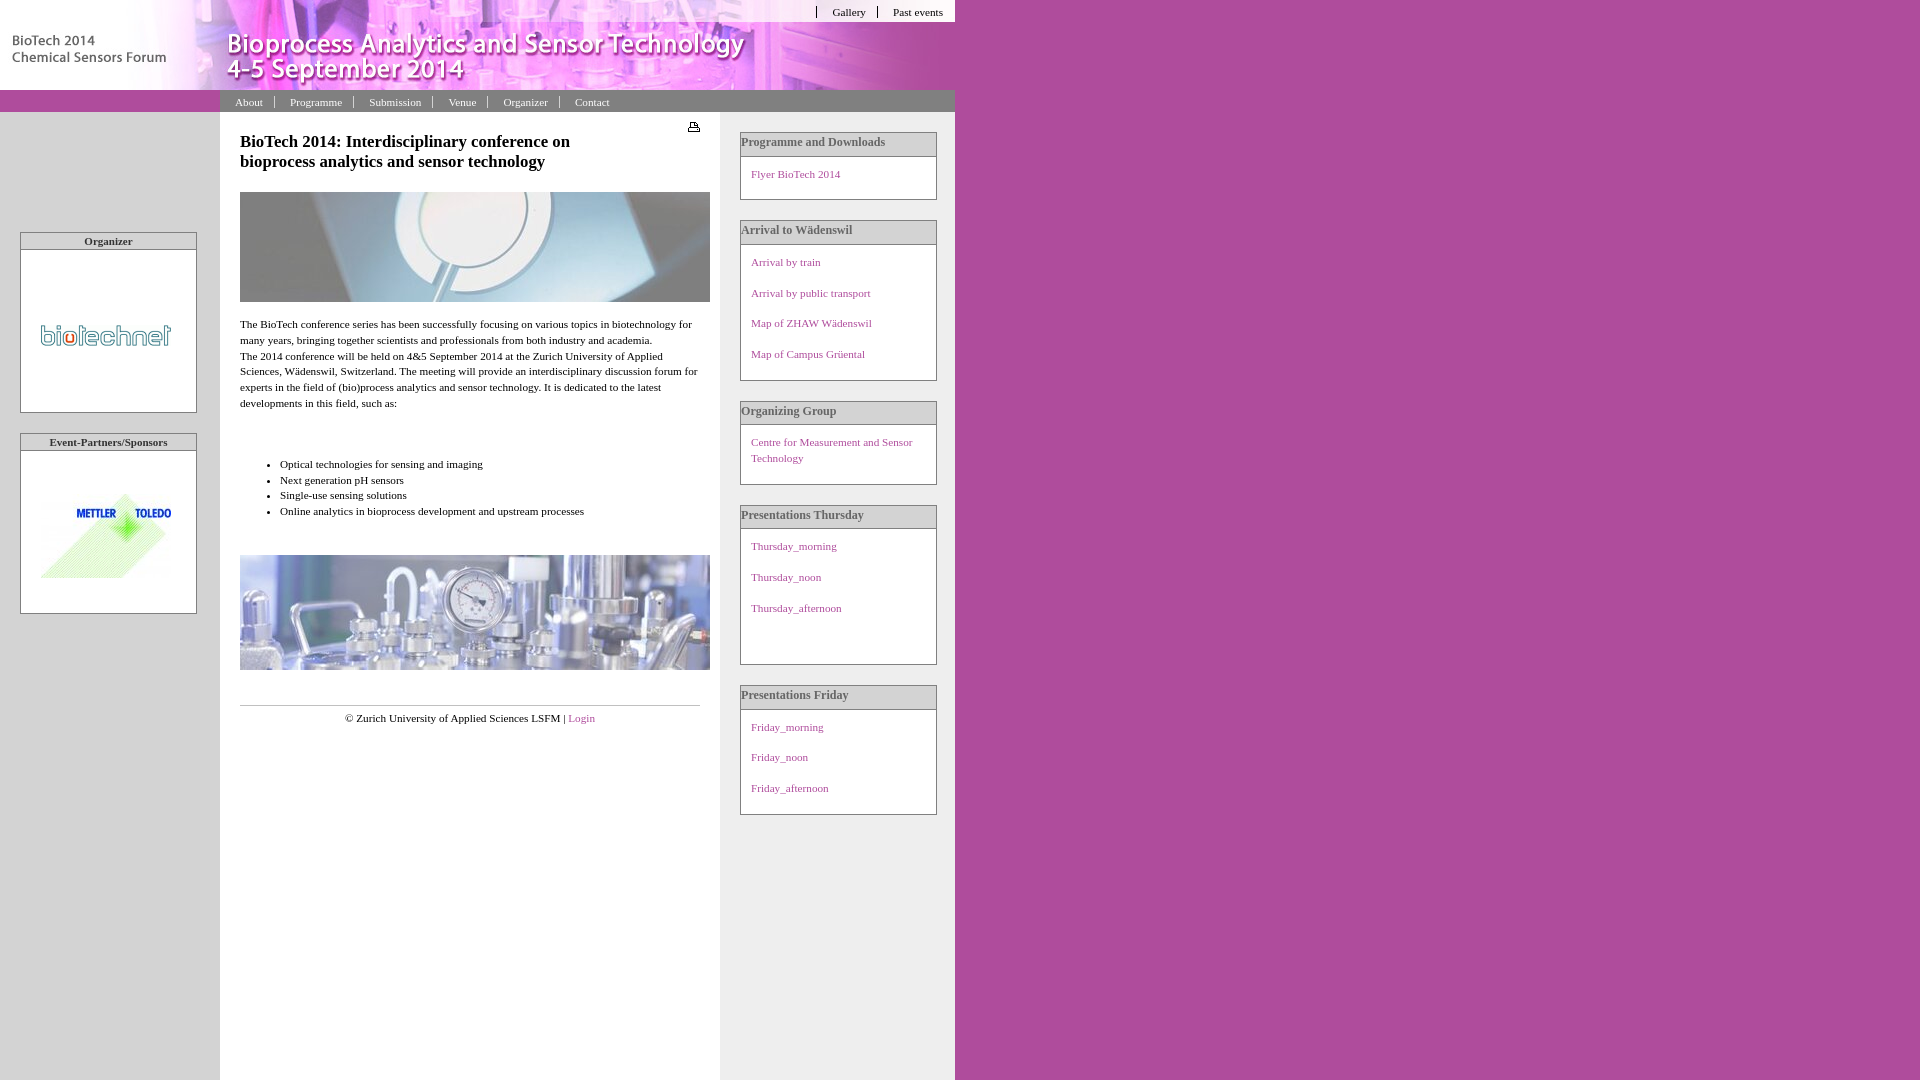 The width and height of the screenshot is (1920, 1080). Describe the element at coordinates (794, 172) in the screenshot. I see `'Flyer BioTech 2014'` at that location.